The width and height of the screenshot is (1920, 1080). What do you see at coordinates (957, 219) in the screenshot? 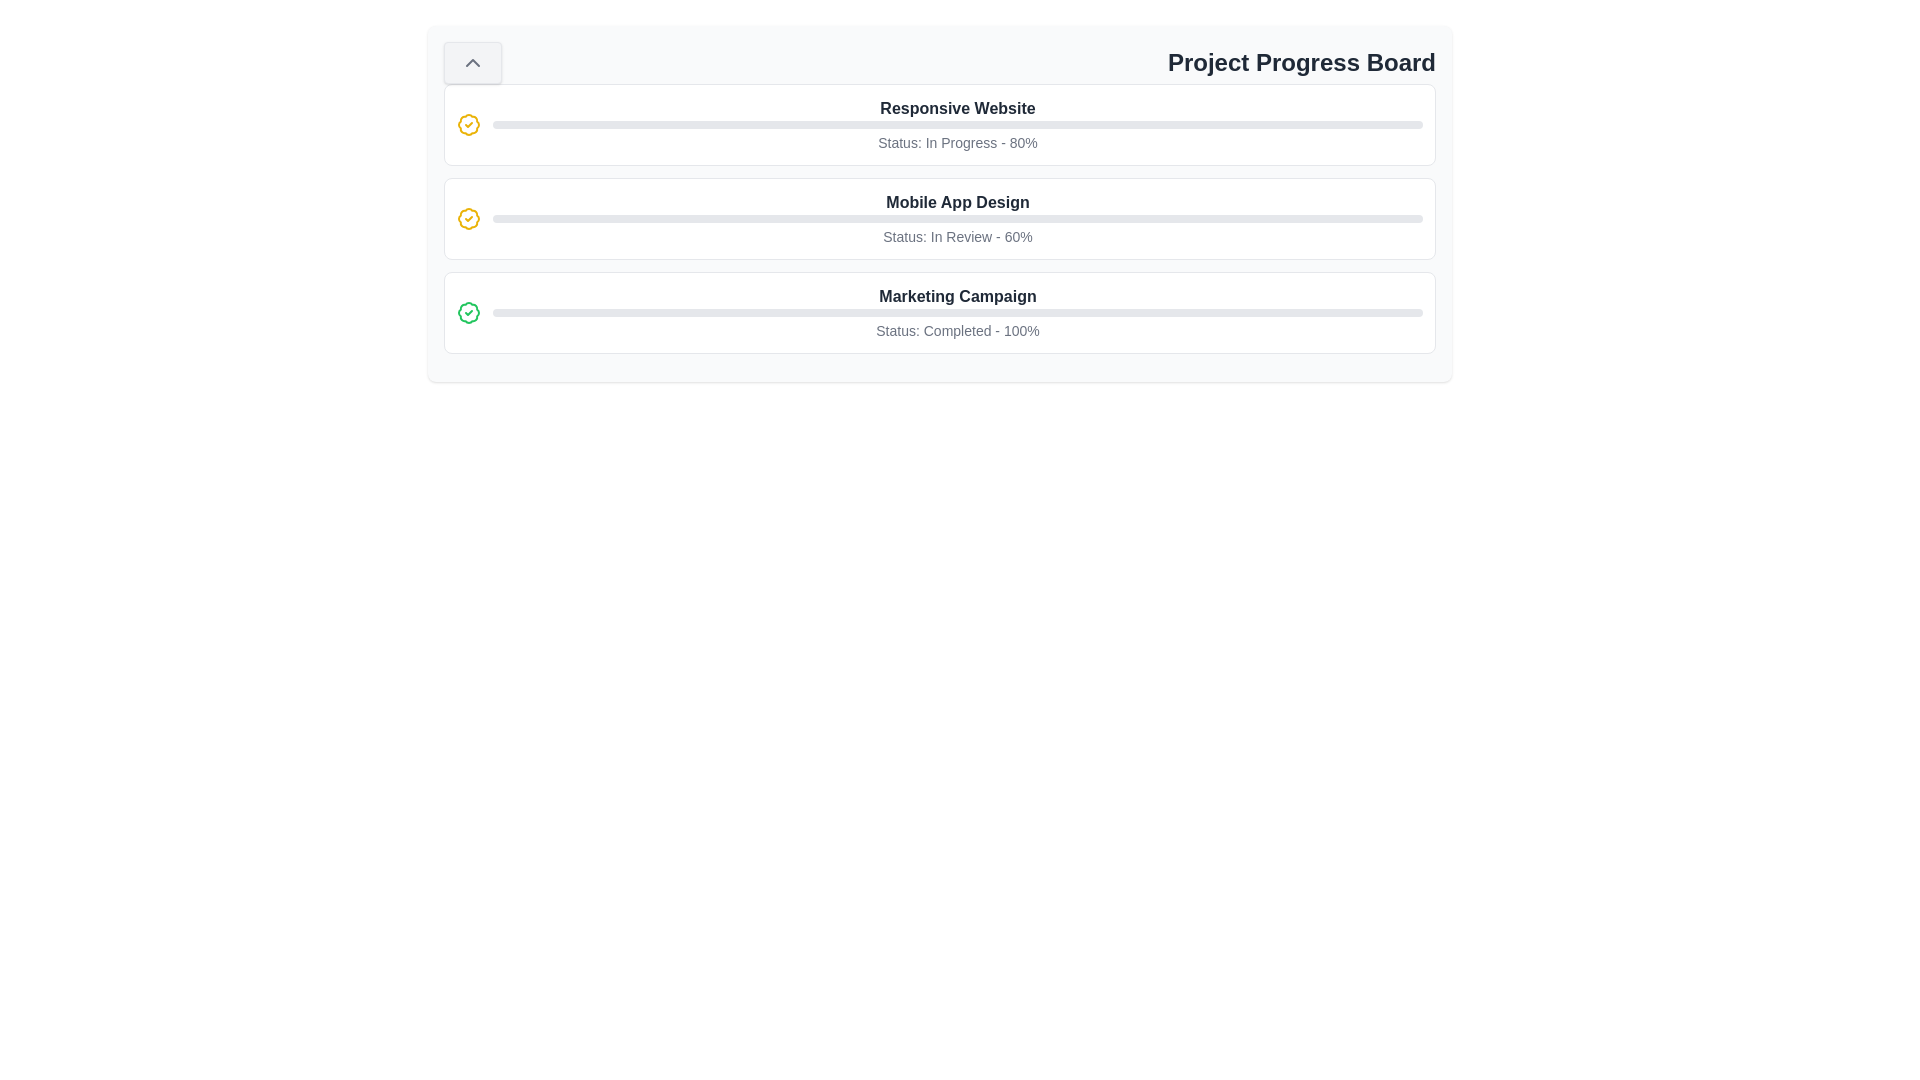
I see `the progress bar indicating the completion of the 'Mobile App Design' project, which shows that it is 60% complete` at bounding box center [957, 219].